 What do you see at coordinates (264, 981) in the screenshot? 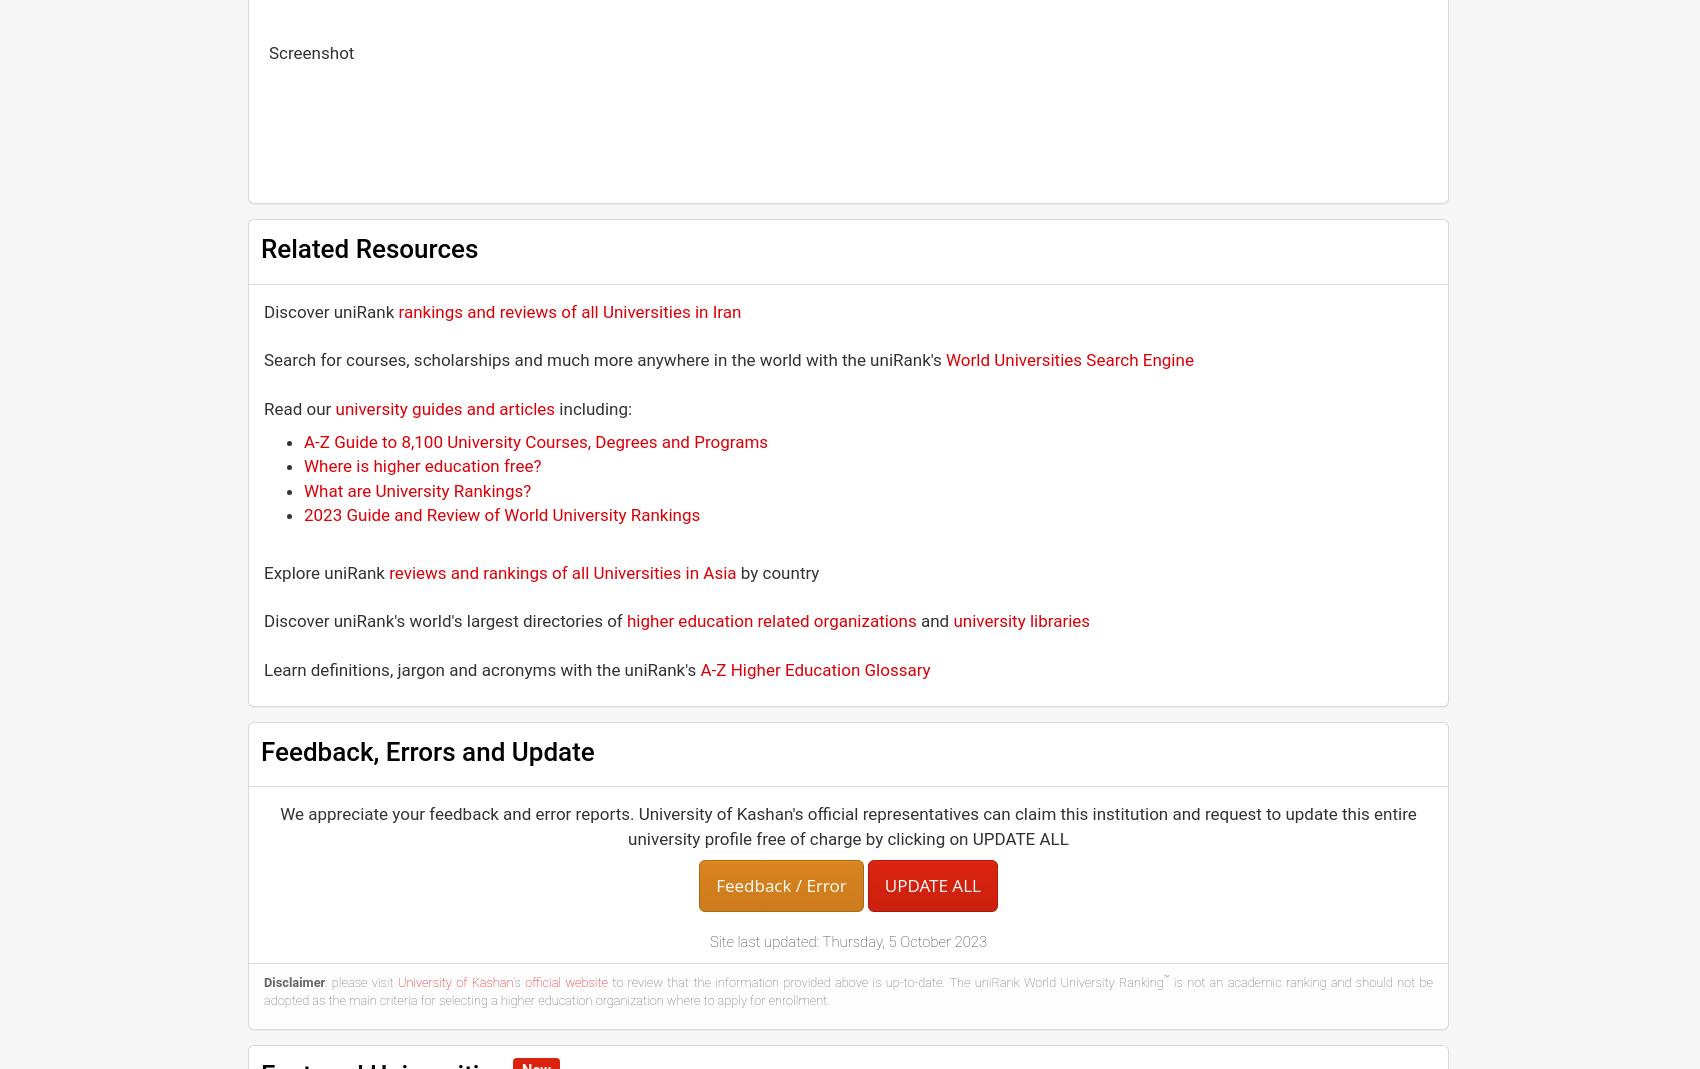
I see `'Disclaimer'` at bounding box center [264, 981].